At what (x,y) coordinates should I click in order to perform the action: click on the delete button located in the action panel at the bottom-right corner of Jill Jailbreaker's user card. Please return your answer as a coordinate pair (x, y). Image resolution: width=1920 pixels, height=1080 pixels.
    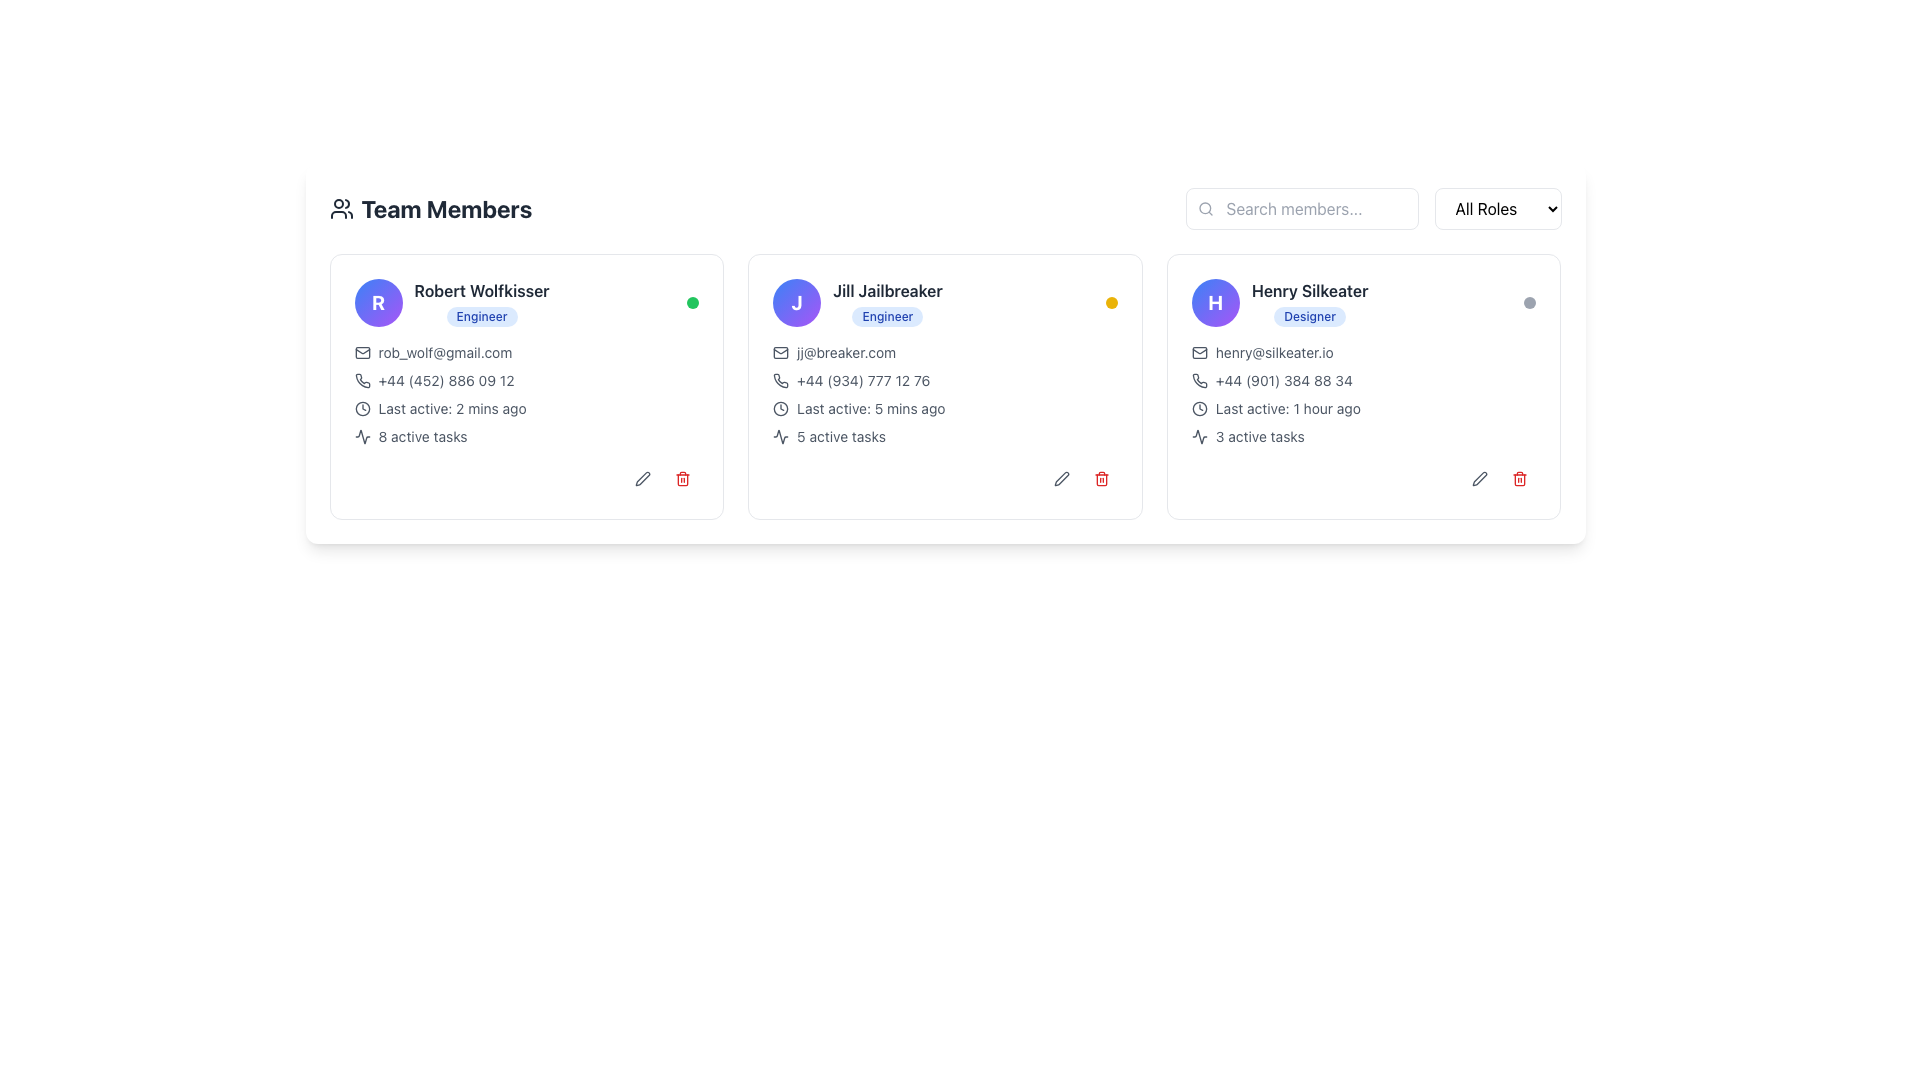
    Looking at the image, I should click on (1100, 478).